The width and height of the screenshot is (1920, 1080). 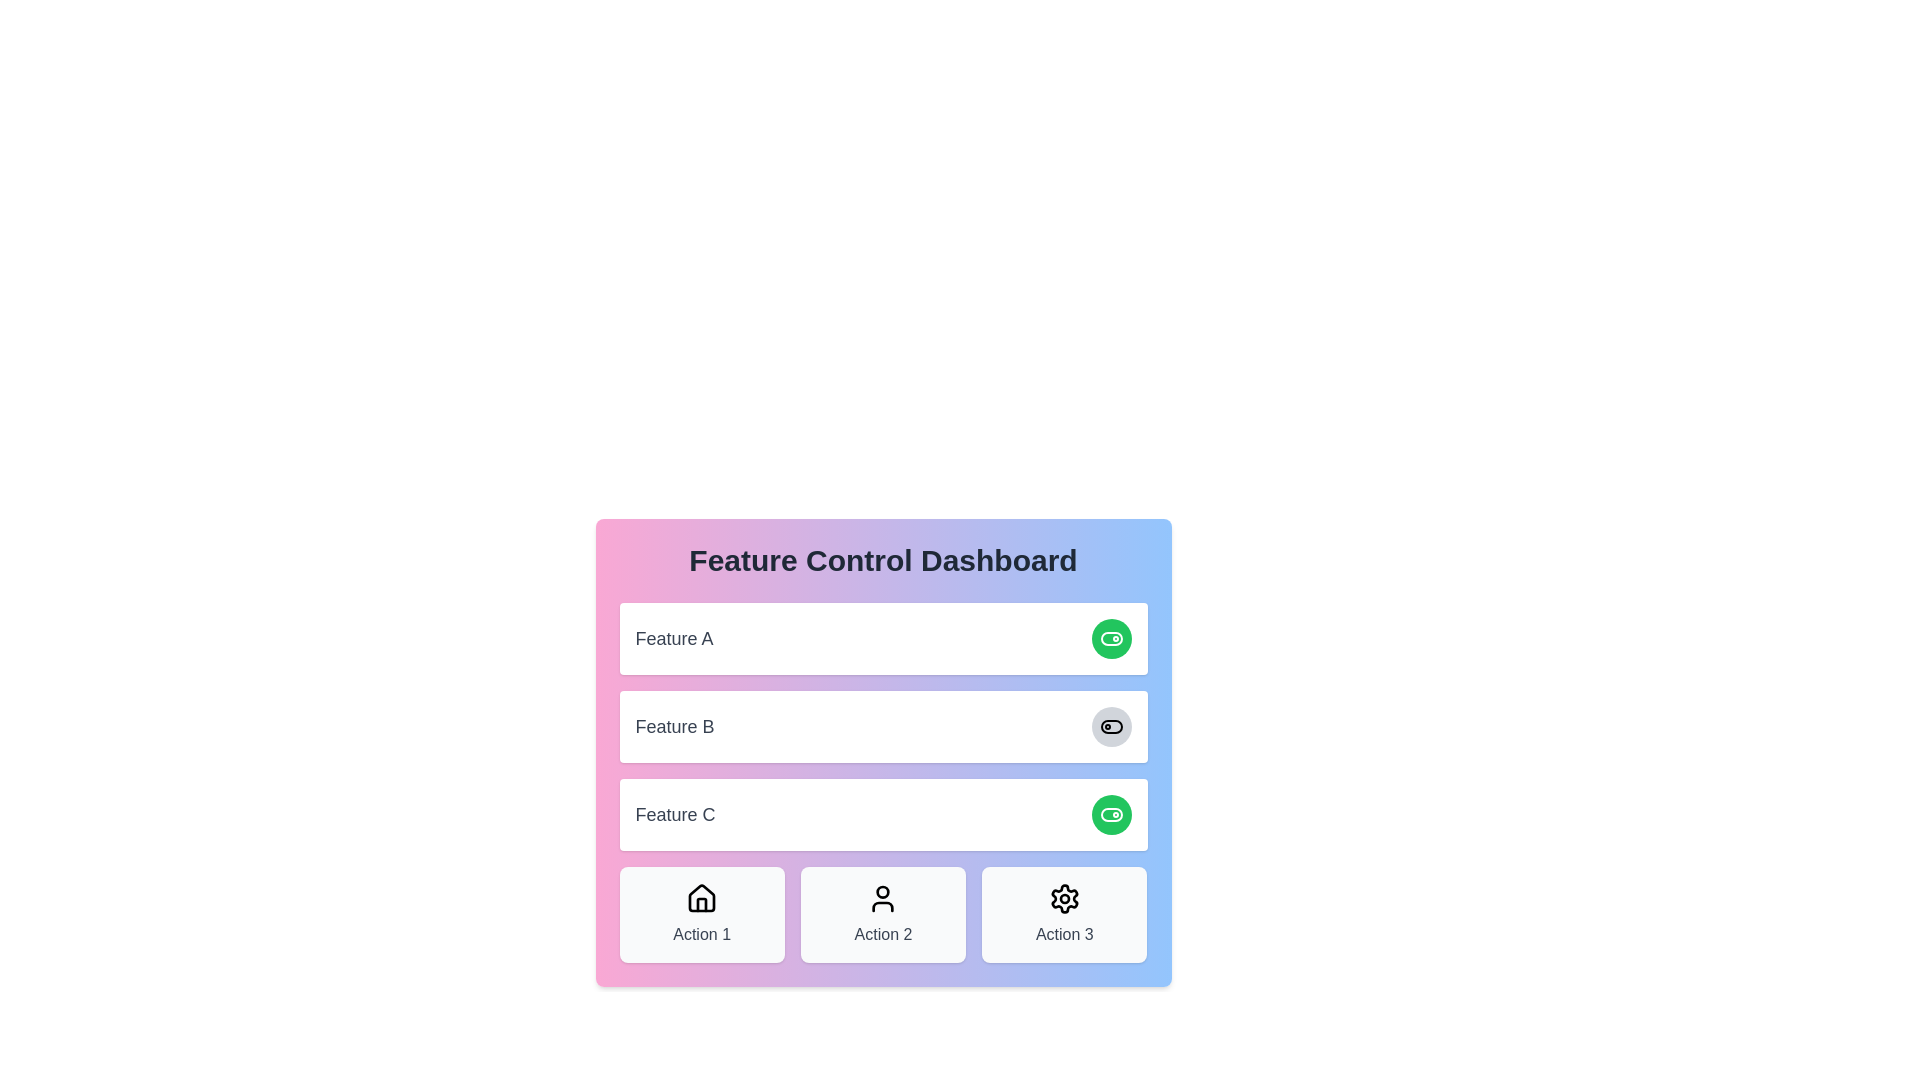 What do you see at coordinates (1063, 914) in the screenshot?
I see `the 'Action 3' button which is a rectangular button with a light gray background, rounded corners, and a gear icon above the text label` at bounding box center [1063, 914].